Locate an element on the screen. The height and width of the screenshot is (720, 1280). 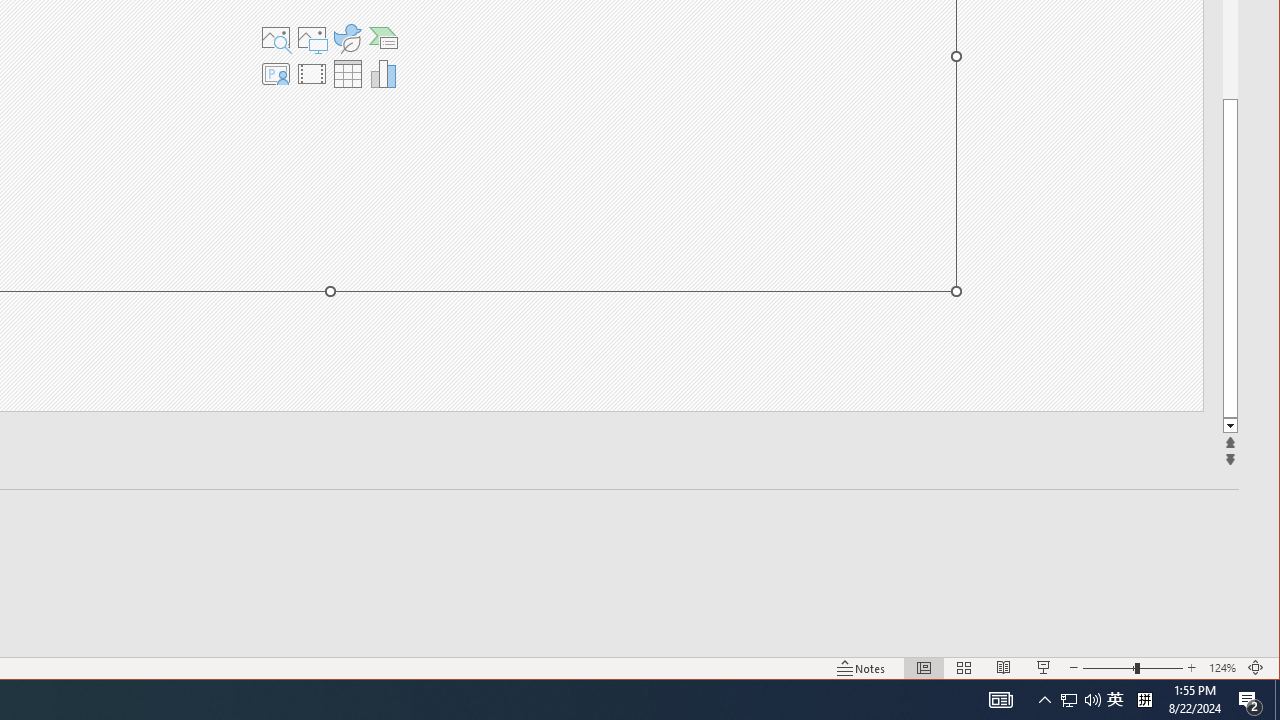
'Insert Video' is located at coordinates (310, 73).